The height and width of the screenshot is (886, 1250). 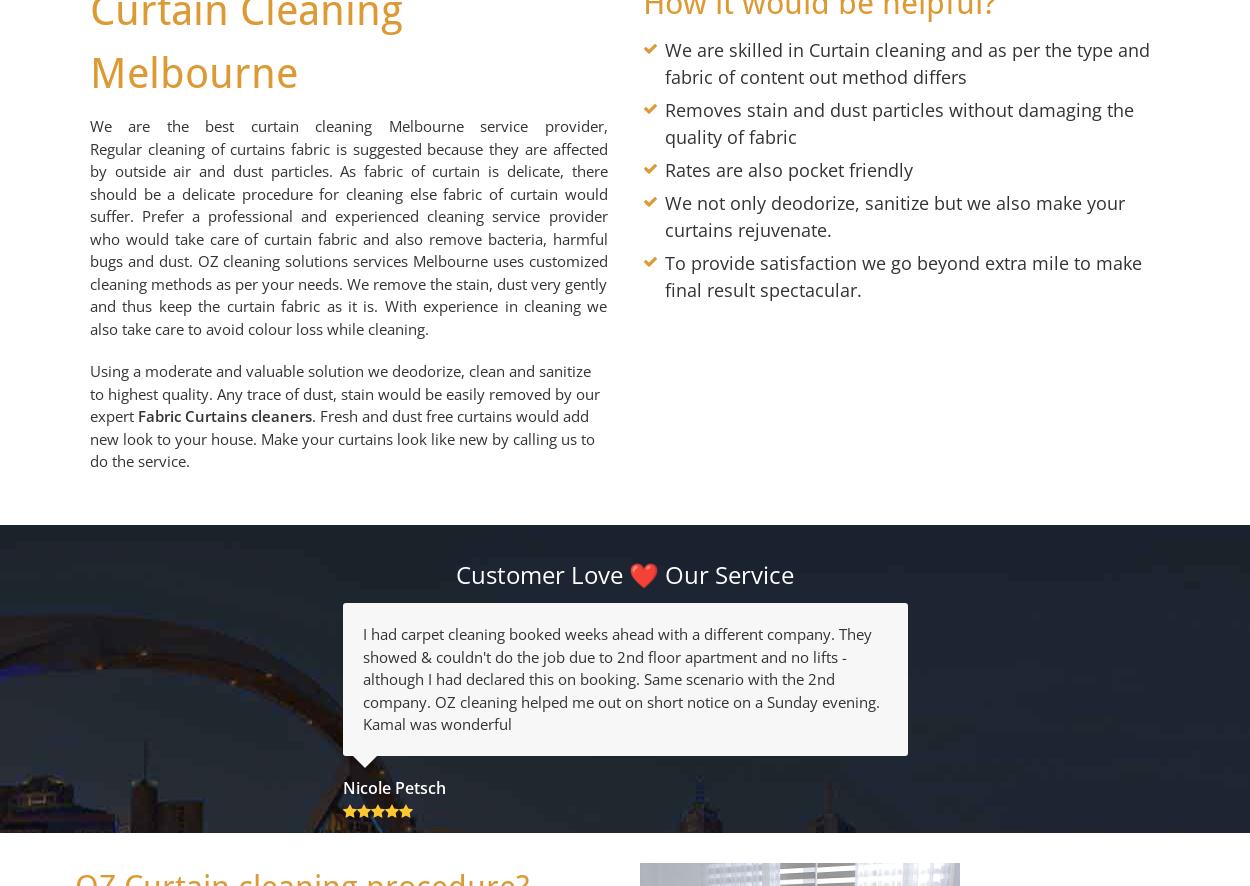 What do you see at coordinates (625, 574) in the screenshot?
I see `'Customer Love ❤️ Our Service'` at bounding box center [625, 574].